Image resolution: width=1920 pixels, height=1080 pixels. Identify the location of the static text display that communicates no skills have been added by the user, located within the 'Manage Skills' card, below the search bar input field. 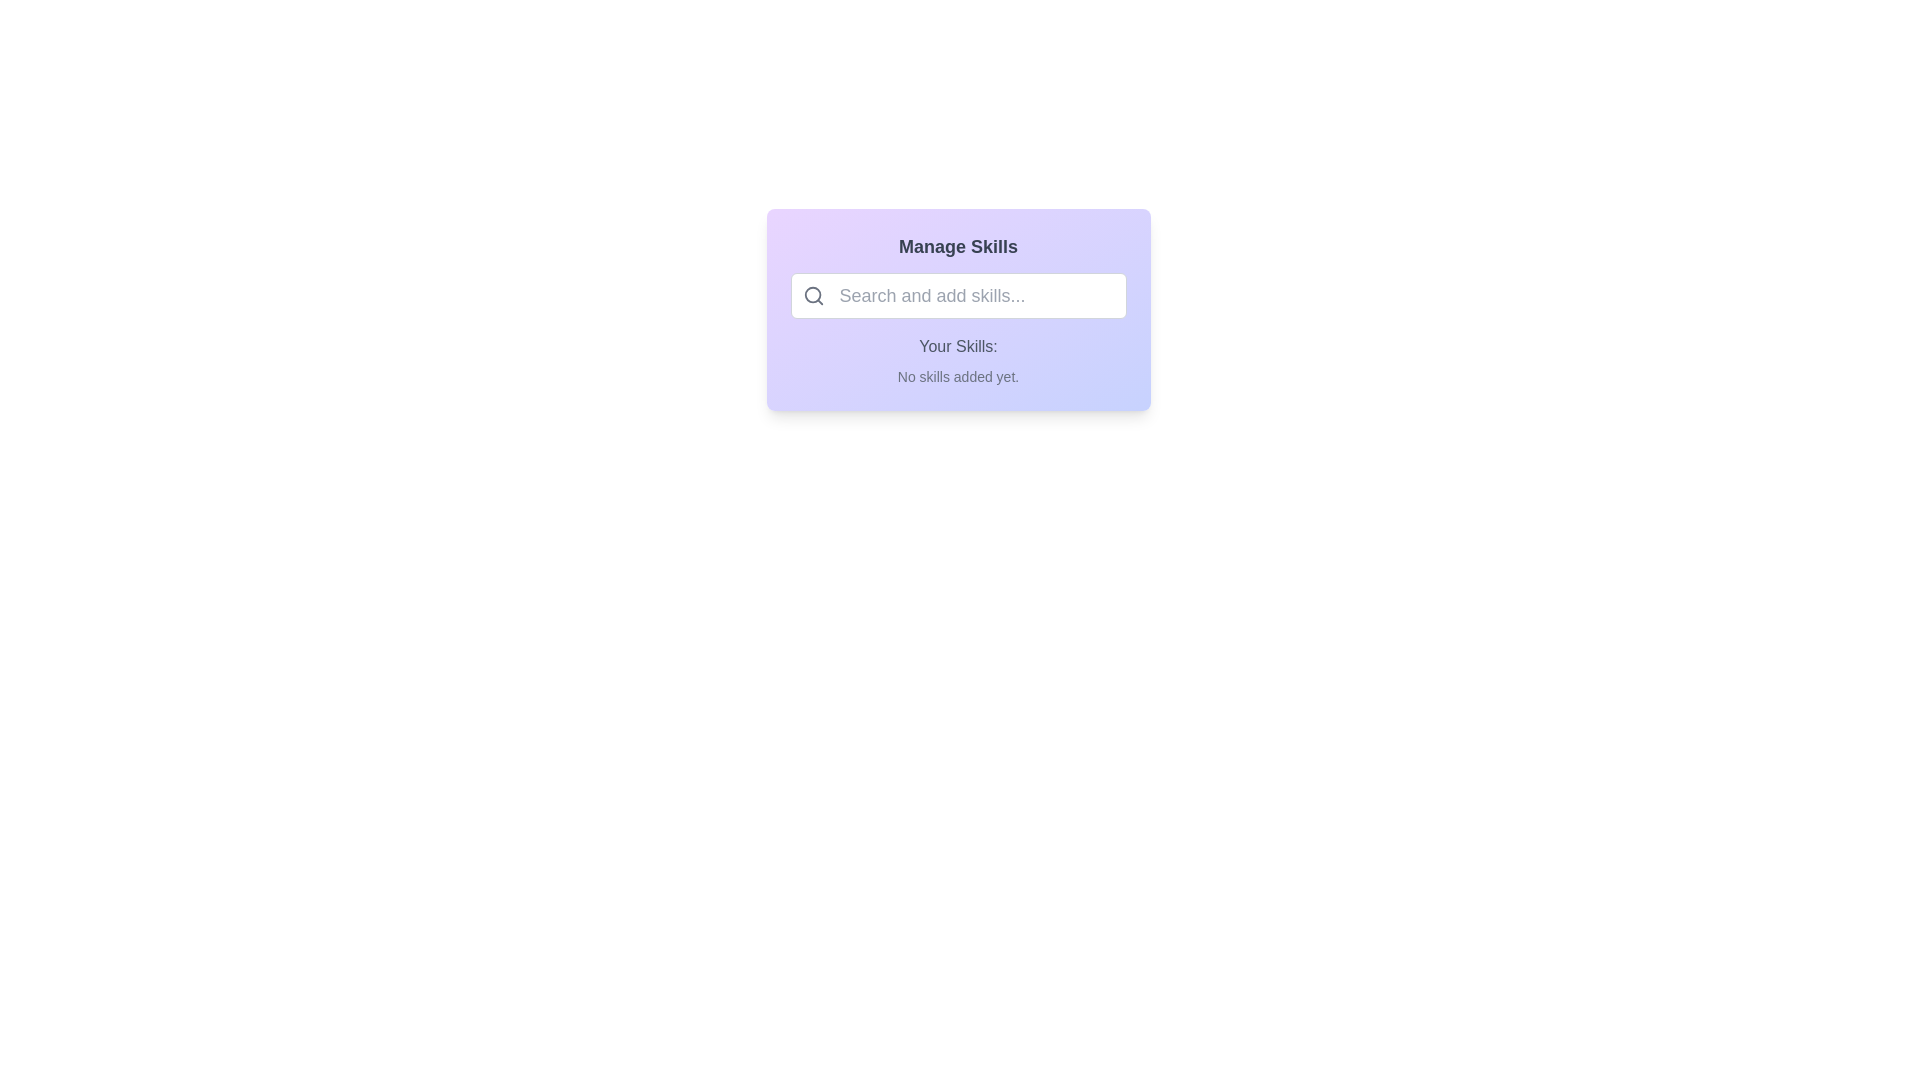
(957, 361).